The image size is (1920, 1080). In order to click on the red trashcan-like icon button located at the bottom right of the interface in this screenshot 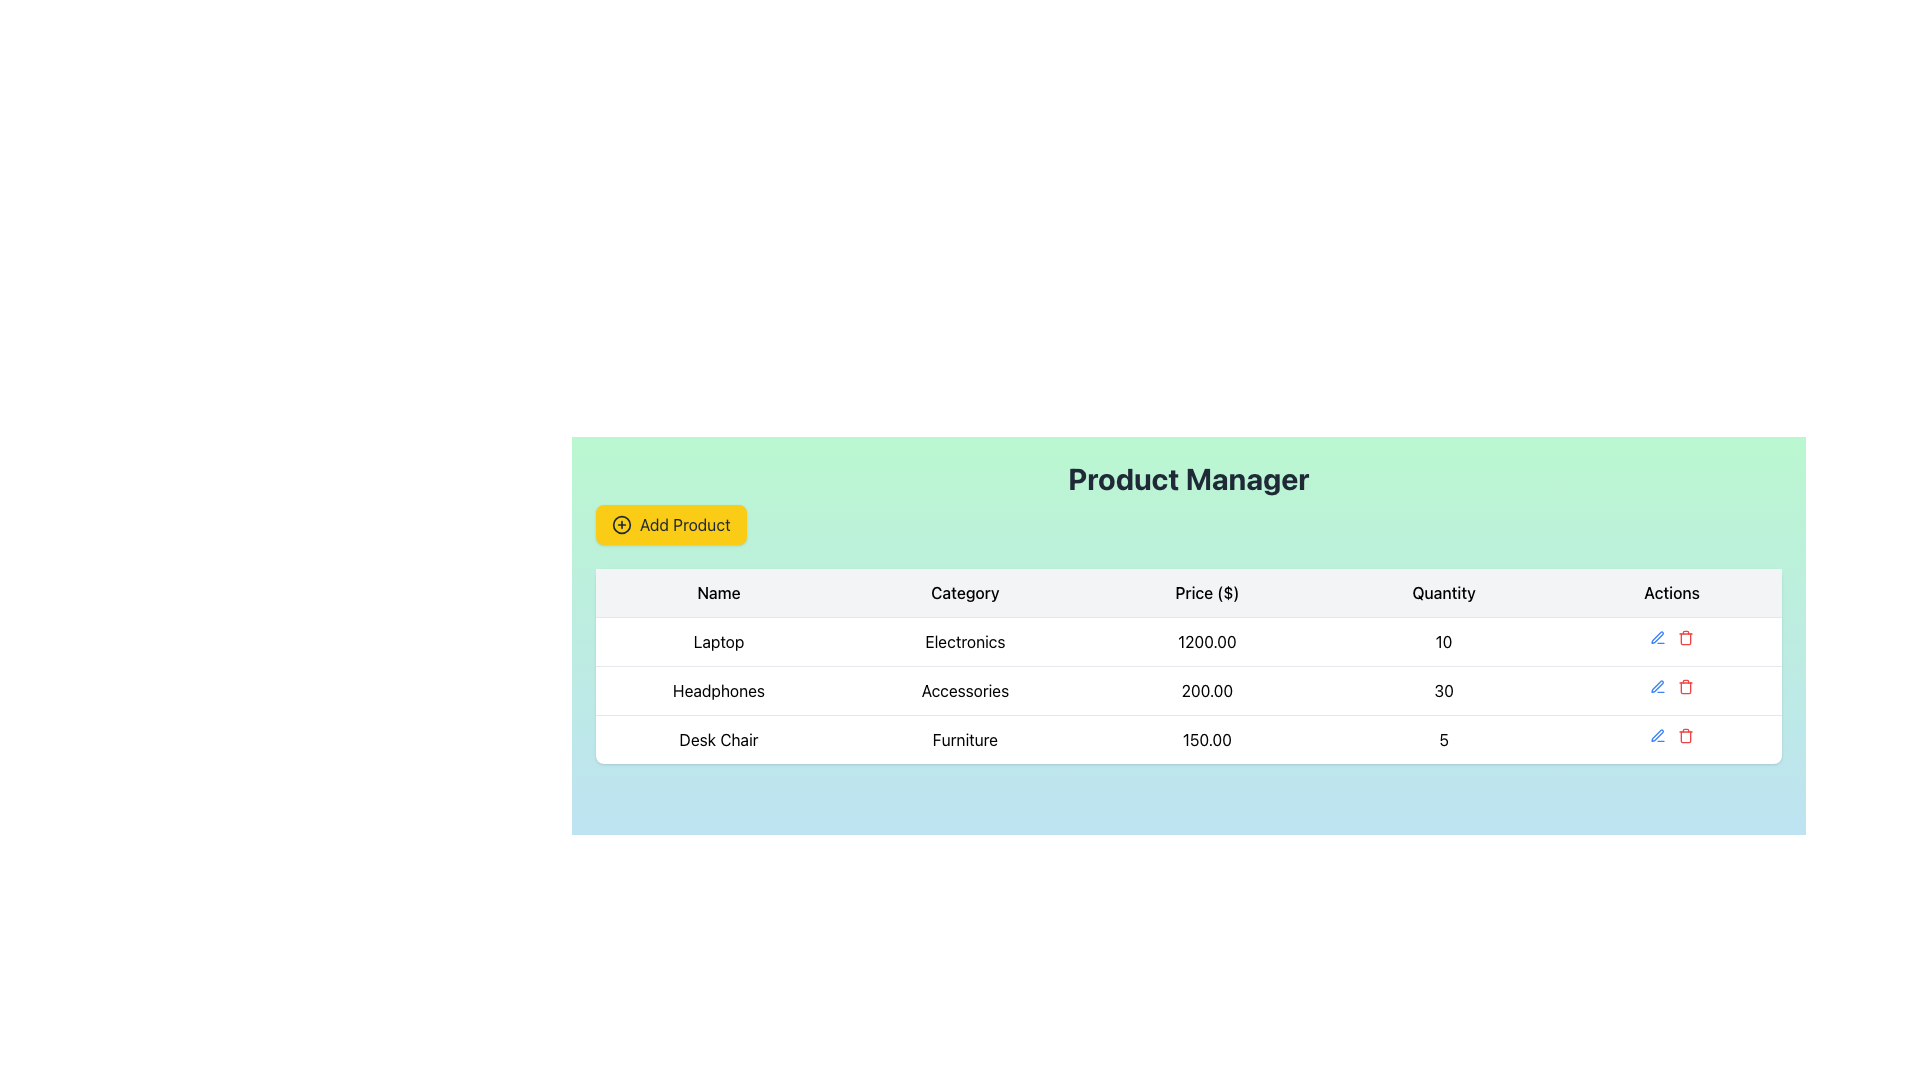, I will do `click(1685, 736)`.